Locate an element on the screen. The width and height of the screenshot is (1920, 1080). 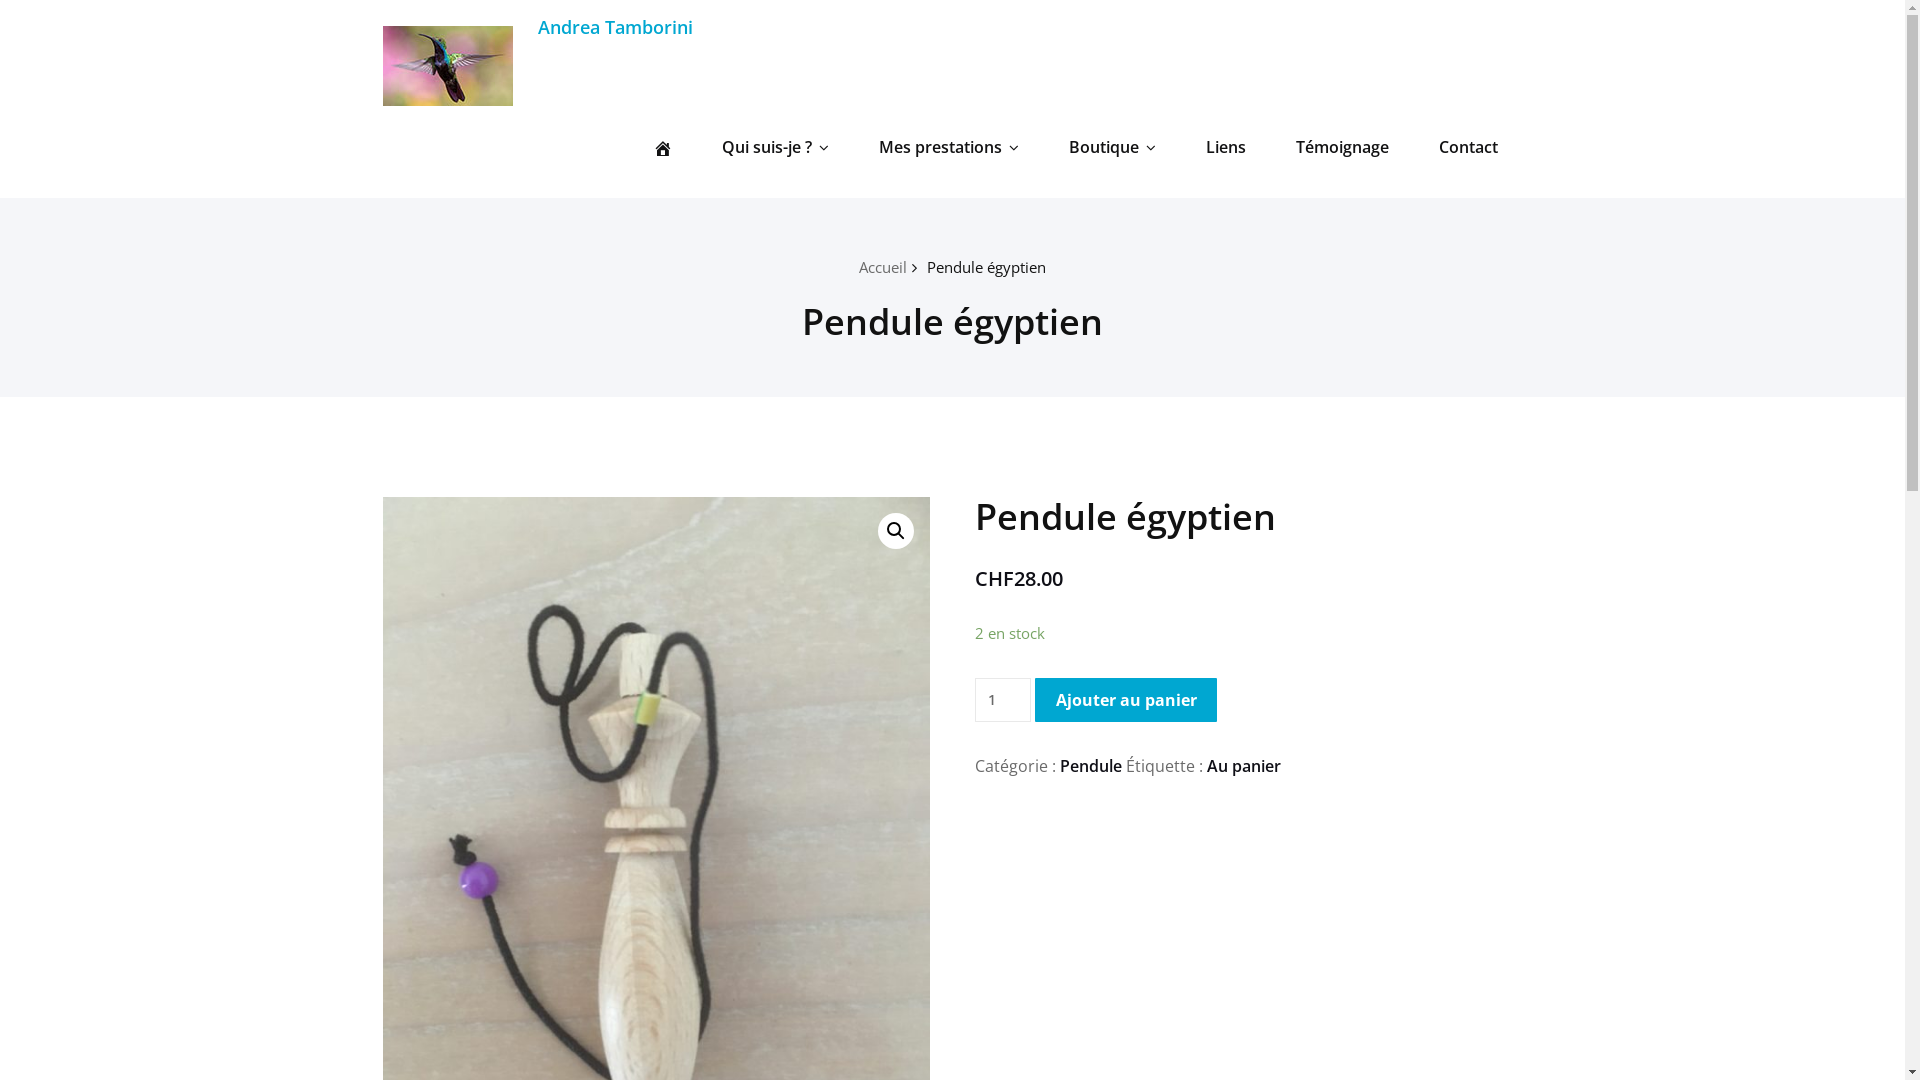
'Contact' is located at coordinates (1468, 145).